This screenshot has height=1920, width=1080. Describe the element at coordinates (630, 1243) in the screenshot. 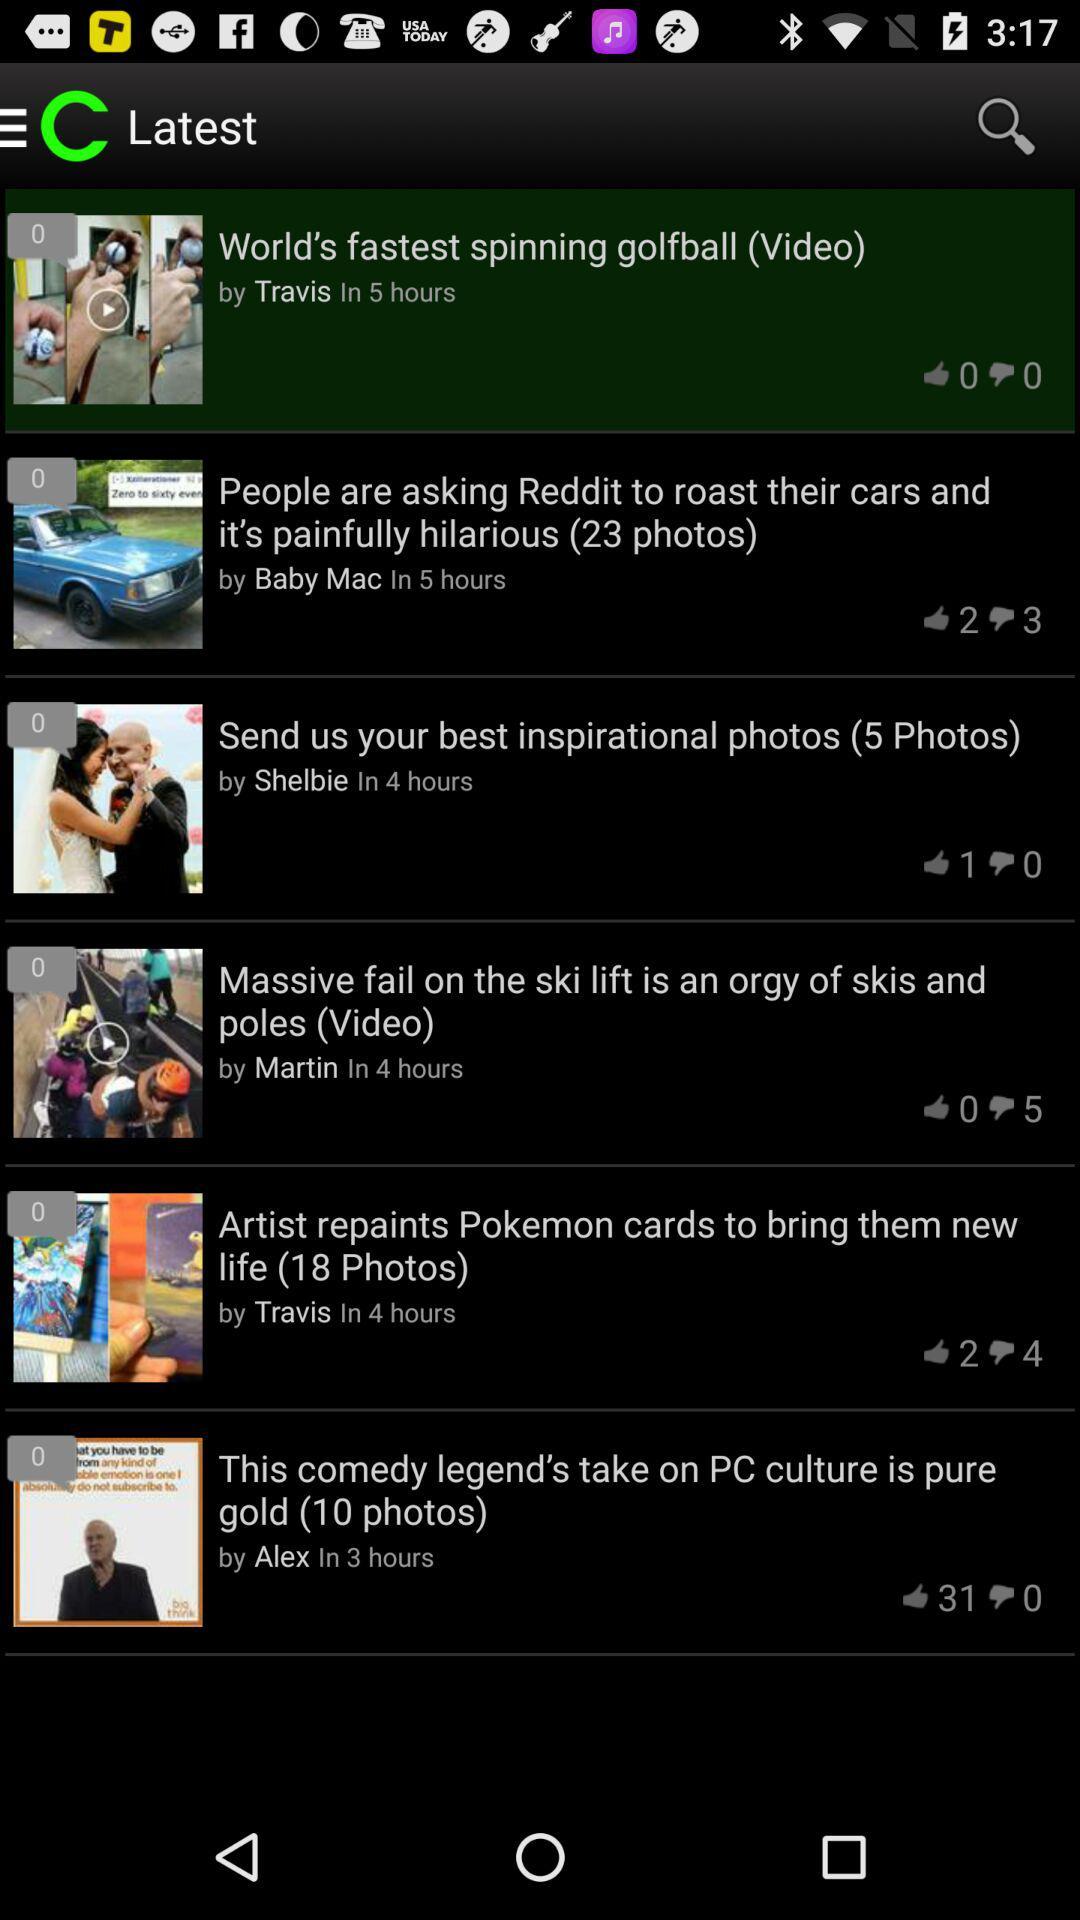

I see `the artist repaints pokemon` at that location.